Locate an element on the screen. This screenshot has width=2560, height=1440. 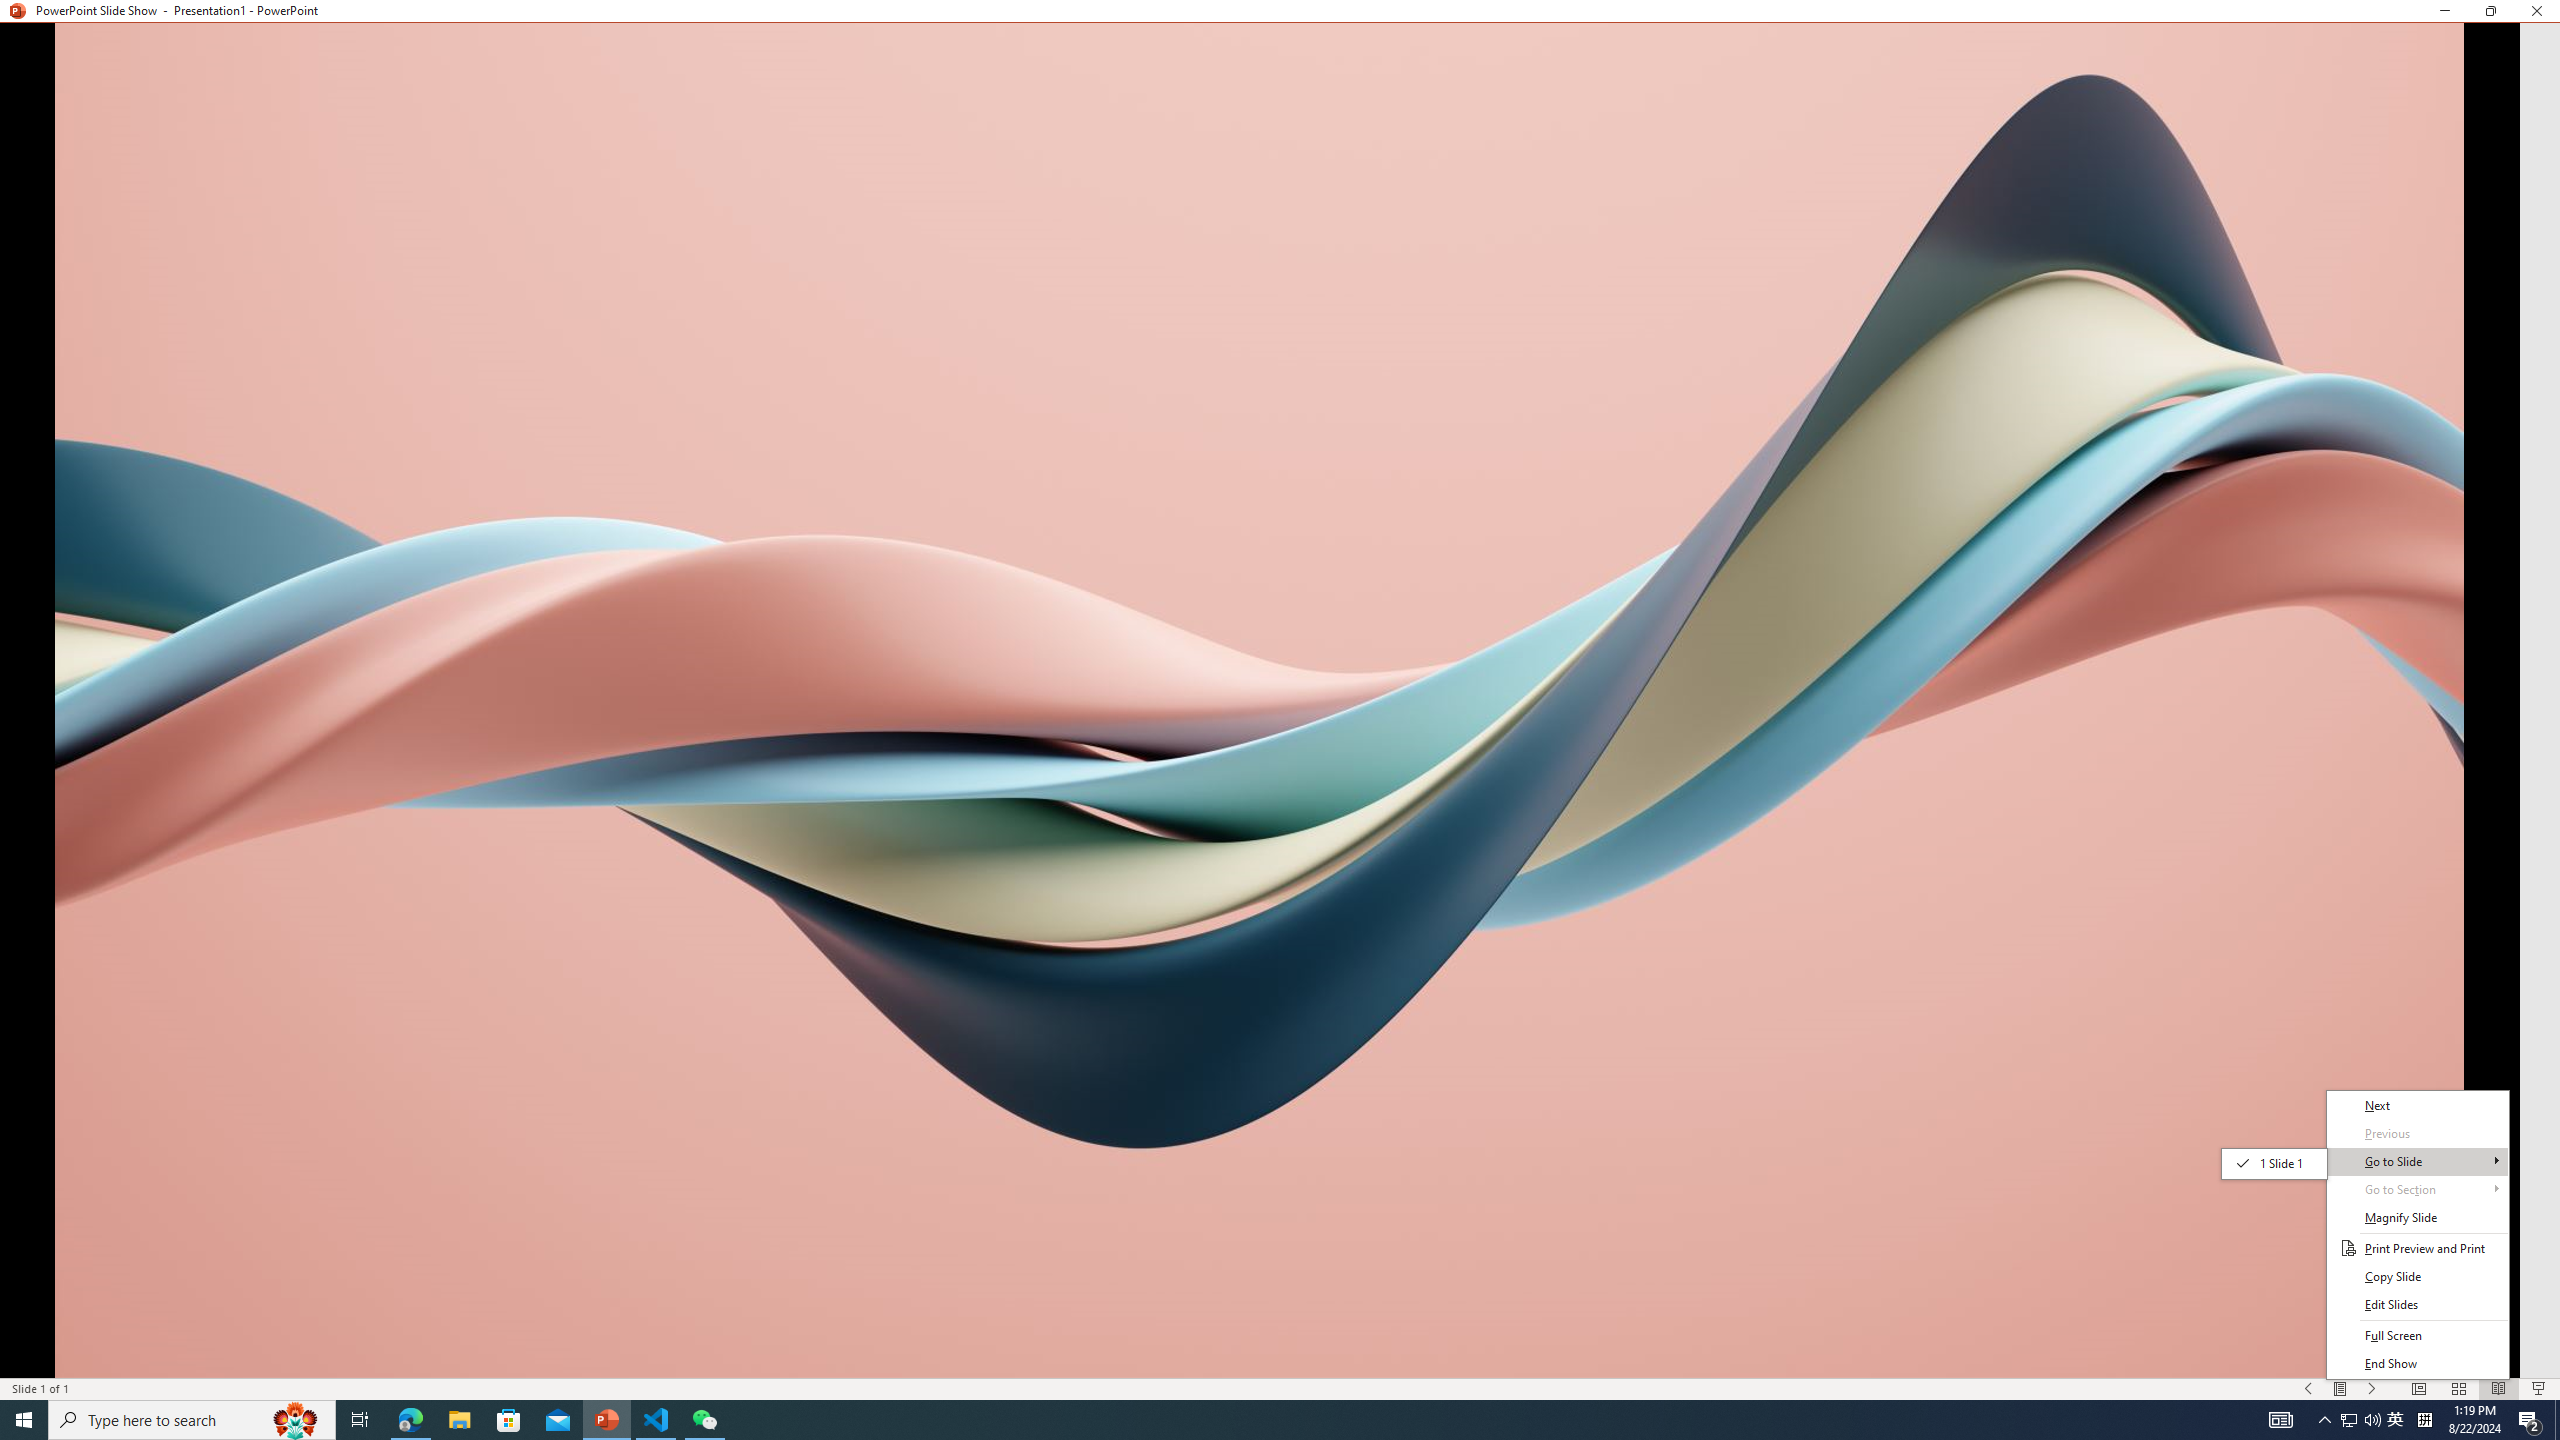
'Action Center, 2 new notifications' is located at coordinates (2530, 1418).